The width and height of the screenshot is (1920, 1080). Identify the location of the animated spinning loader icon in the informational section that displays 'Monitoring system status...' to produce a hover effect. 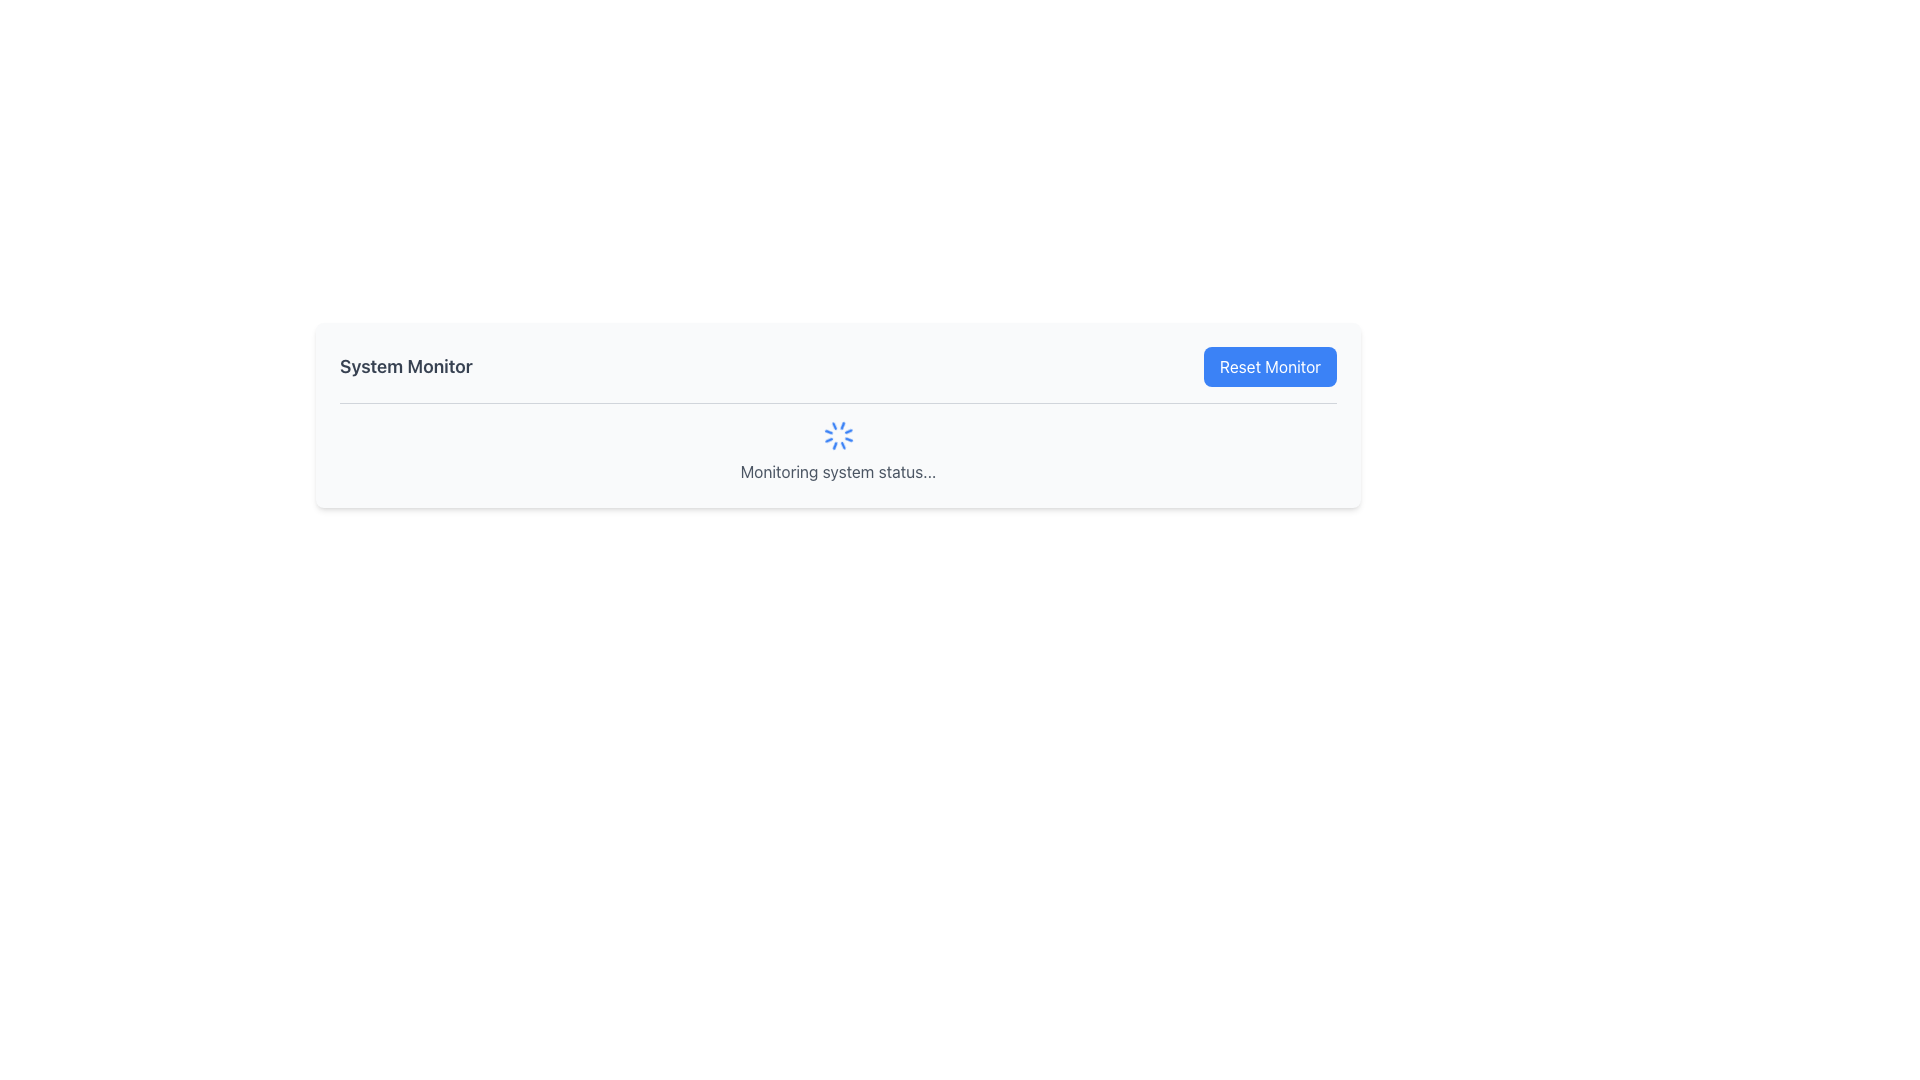
(838, 451).